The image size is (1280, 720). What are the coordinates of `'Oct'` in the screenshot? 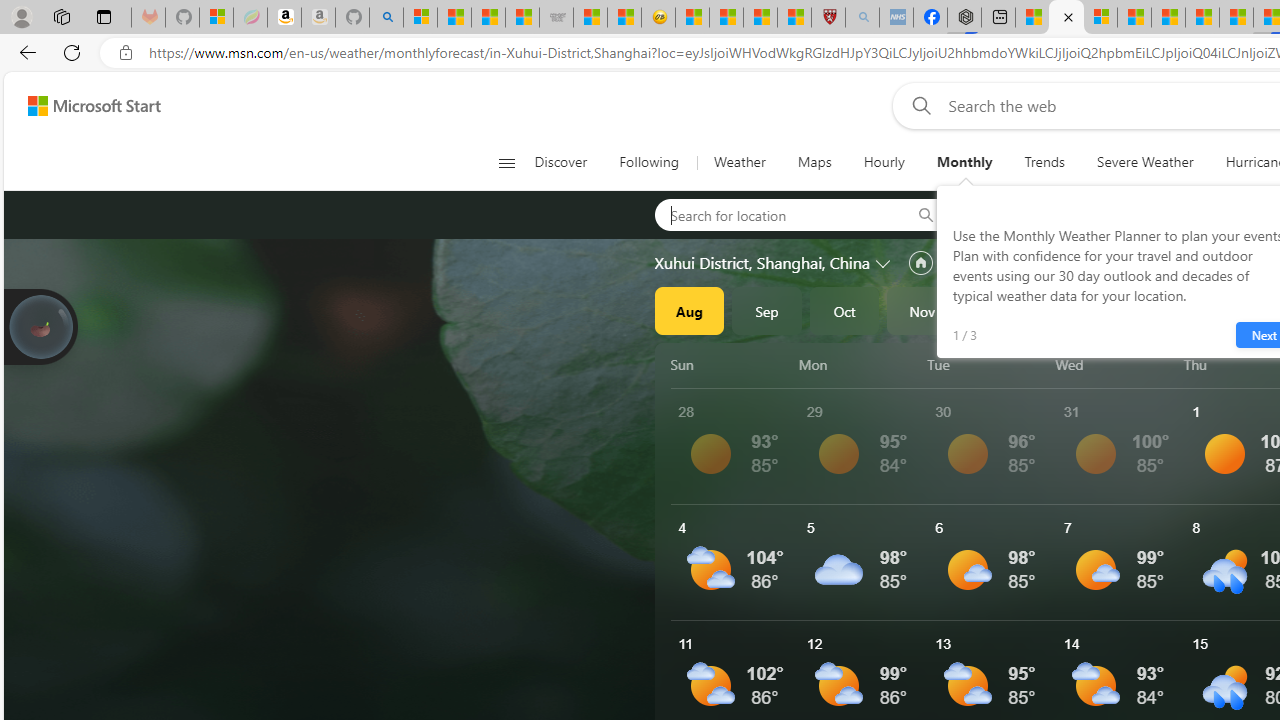 It's located at (844, 311).